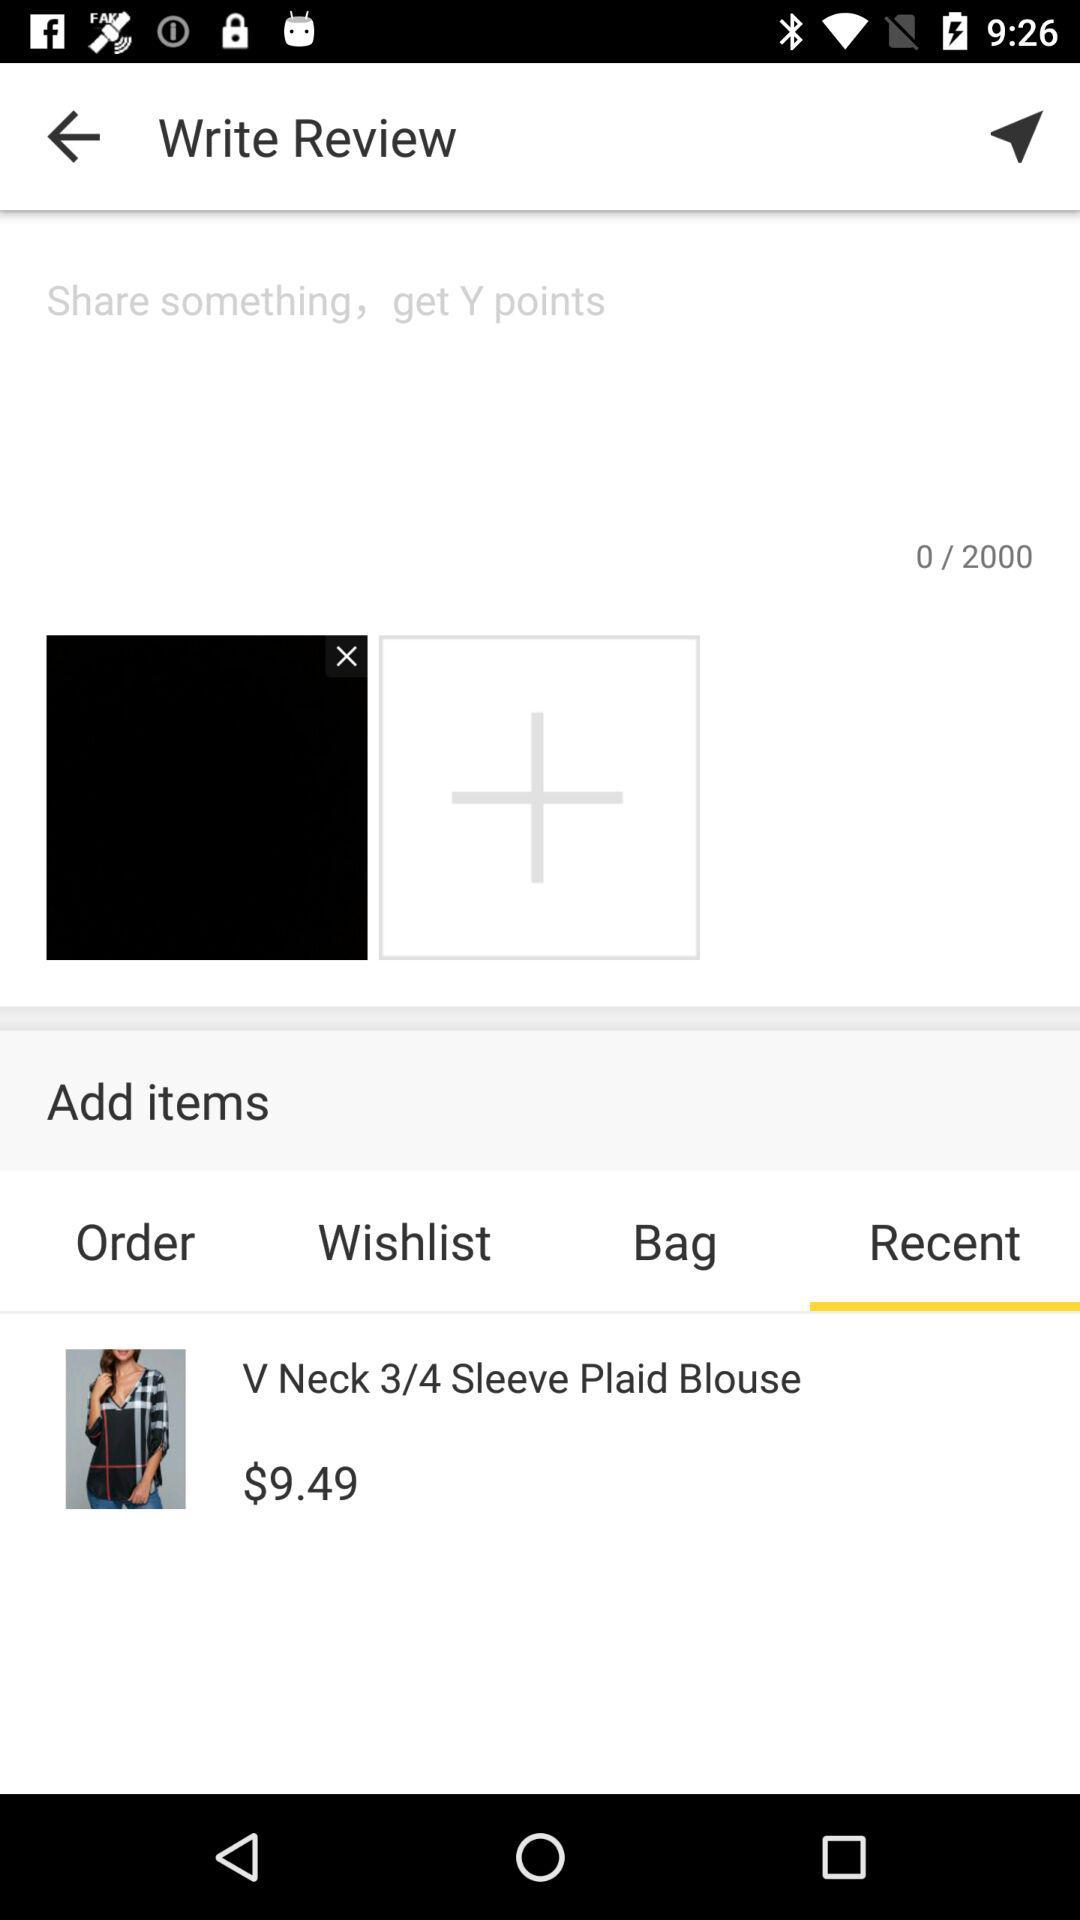 Image resolution: width=1080 pixels, height=1920 pixels. Describe the element at coordinates (300, 1479) in the screenshot. I see `the $9.49 icon` at that location.